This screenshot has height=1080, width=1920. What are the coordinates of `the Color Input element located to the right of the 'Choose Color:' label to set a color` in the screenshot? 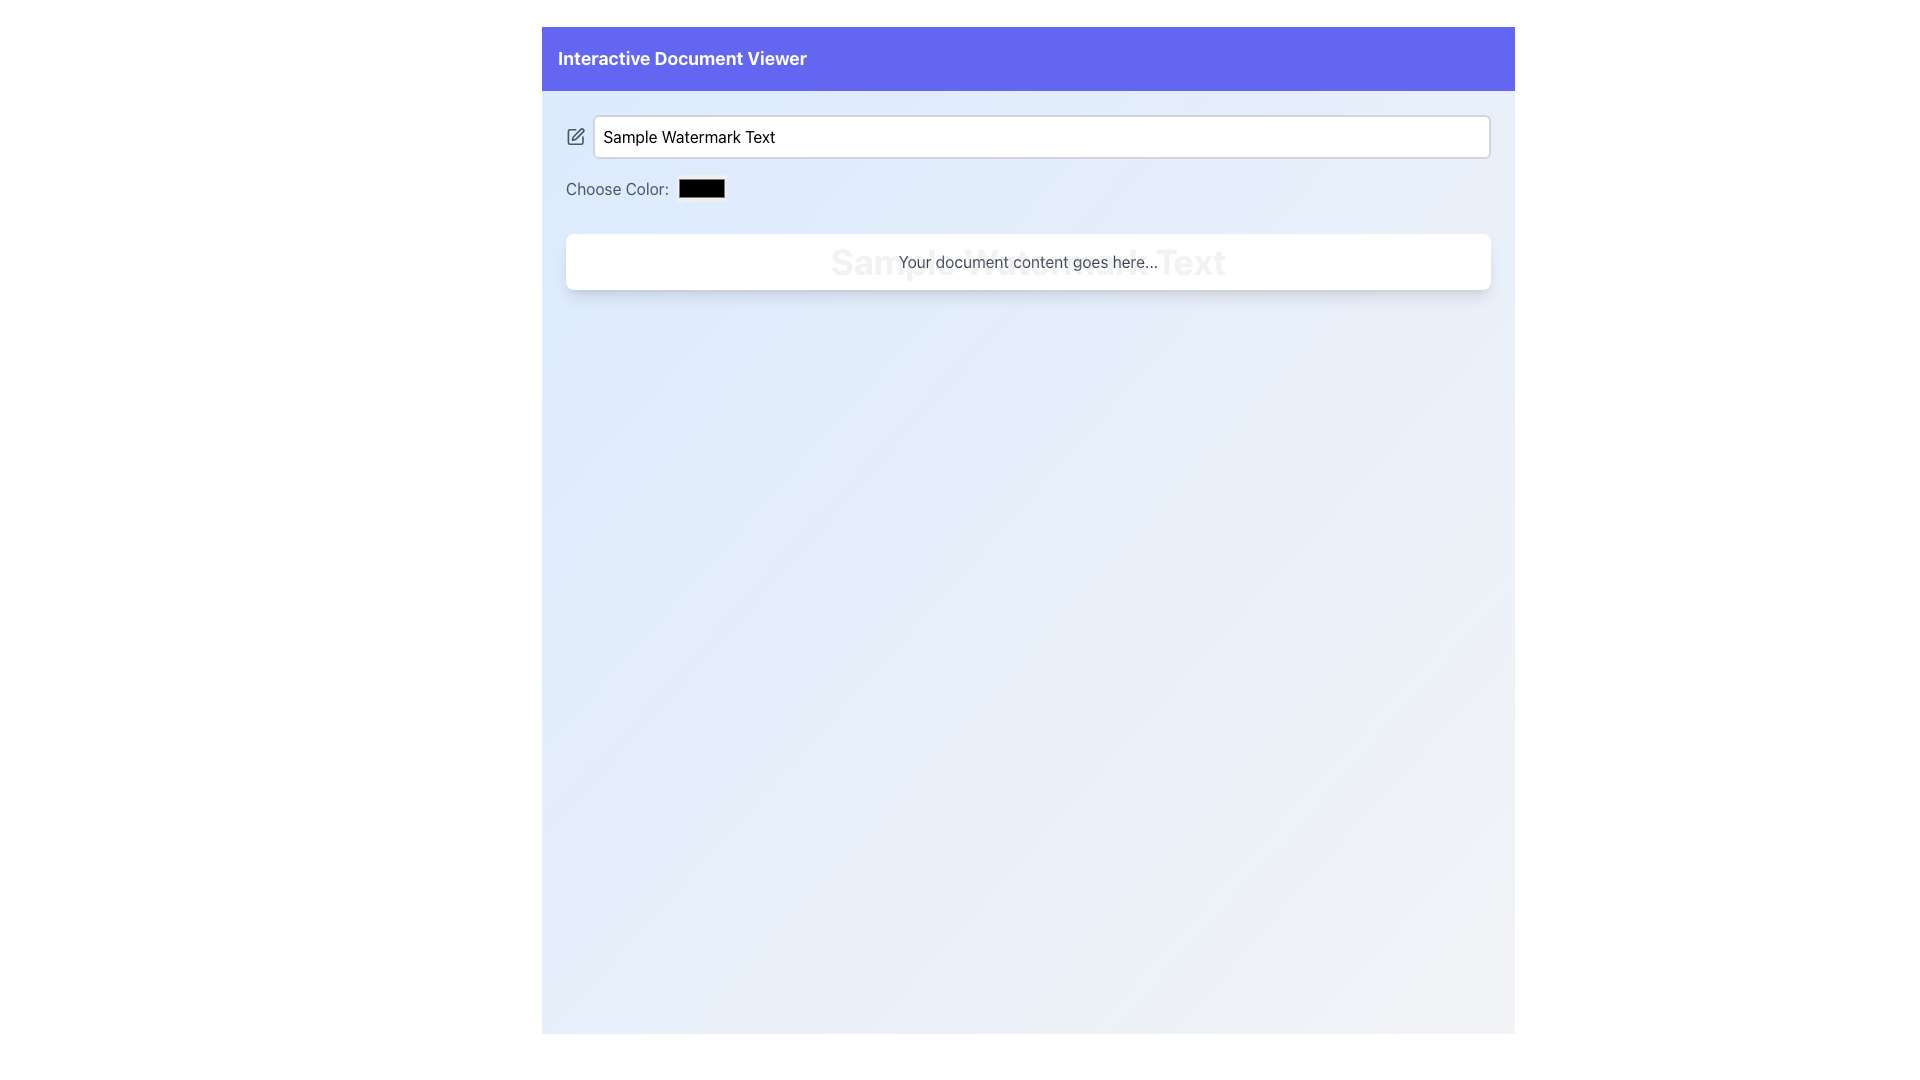 It's located at (701, 188).